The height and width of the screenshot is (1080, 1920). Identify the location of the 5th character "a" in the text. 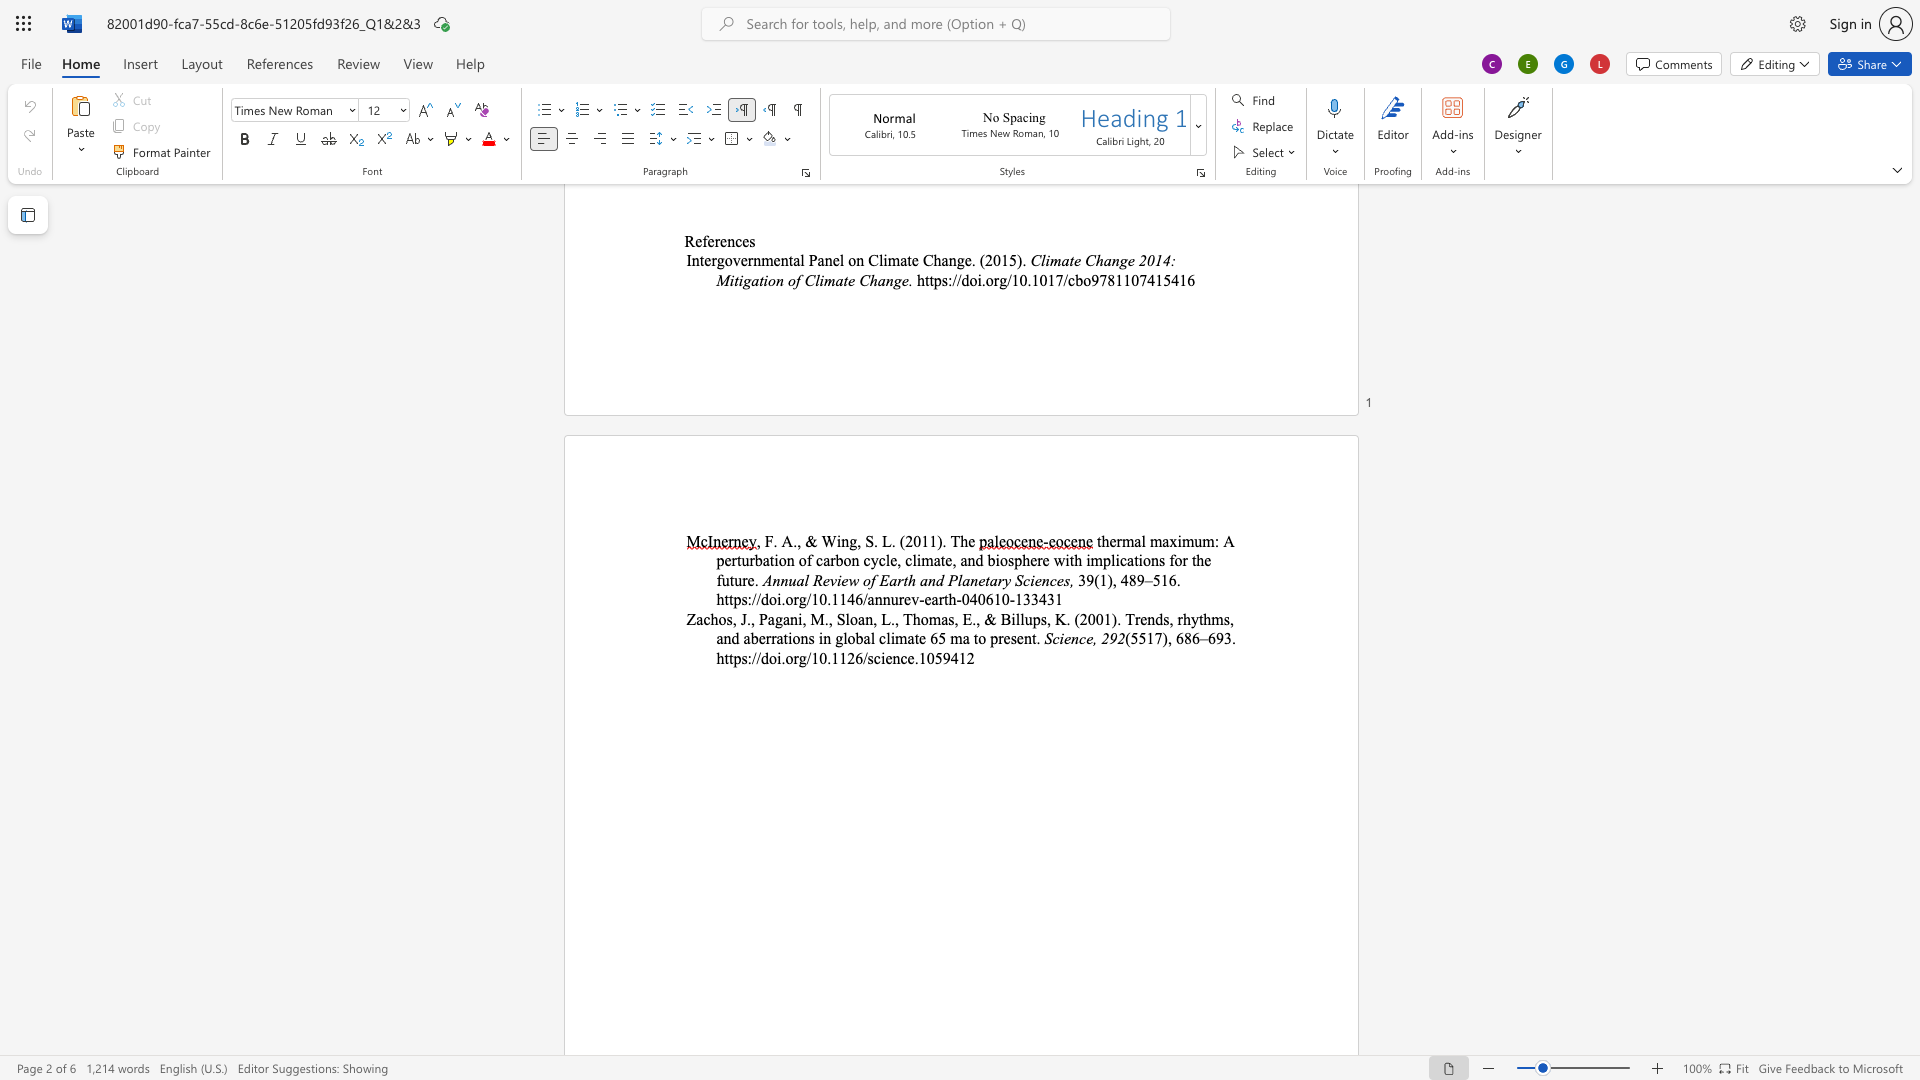
(943, 618).